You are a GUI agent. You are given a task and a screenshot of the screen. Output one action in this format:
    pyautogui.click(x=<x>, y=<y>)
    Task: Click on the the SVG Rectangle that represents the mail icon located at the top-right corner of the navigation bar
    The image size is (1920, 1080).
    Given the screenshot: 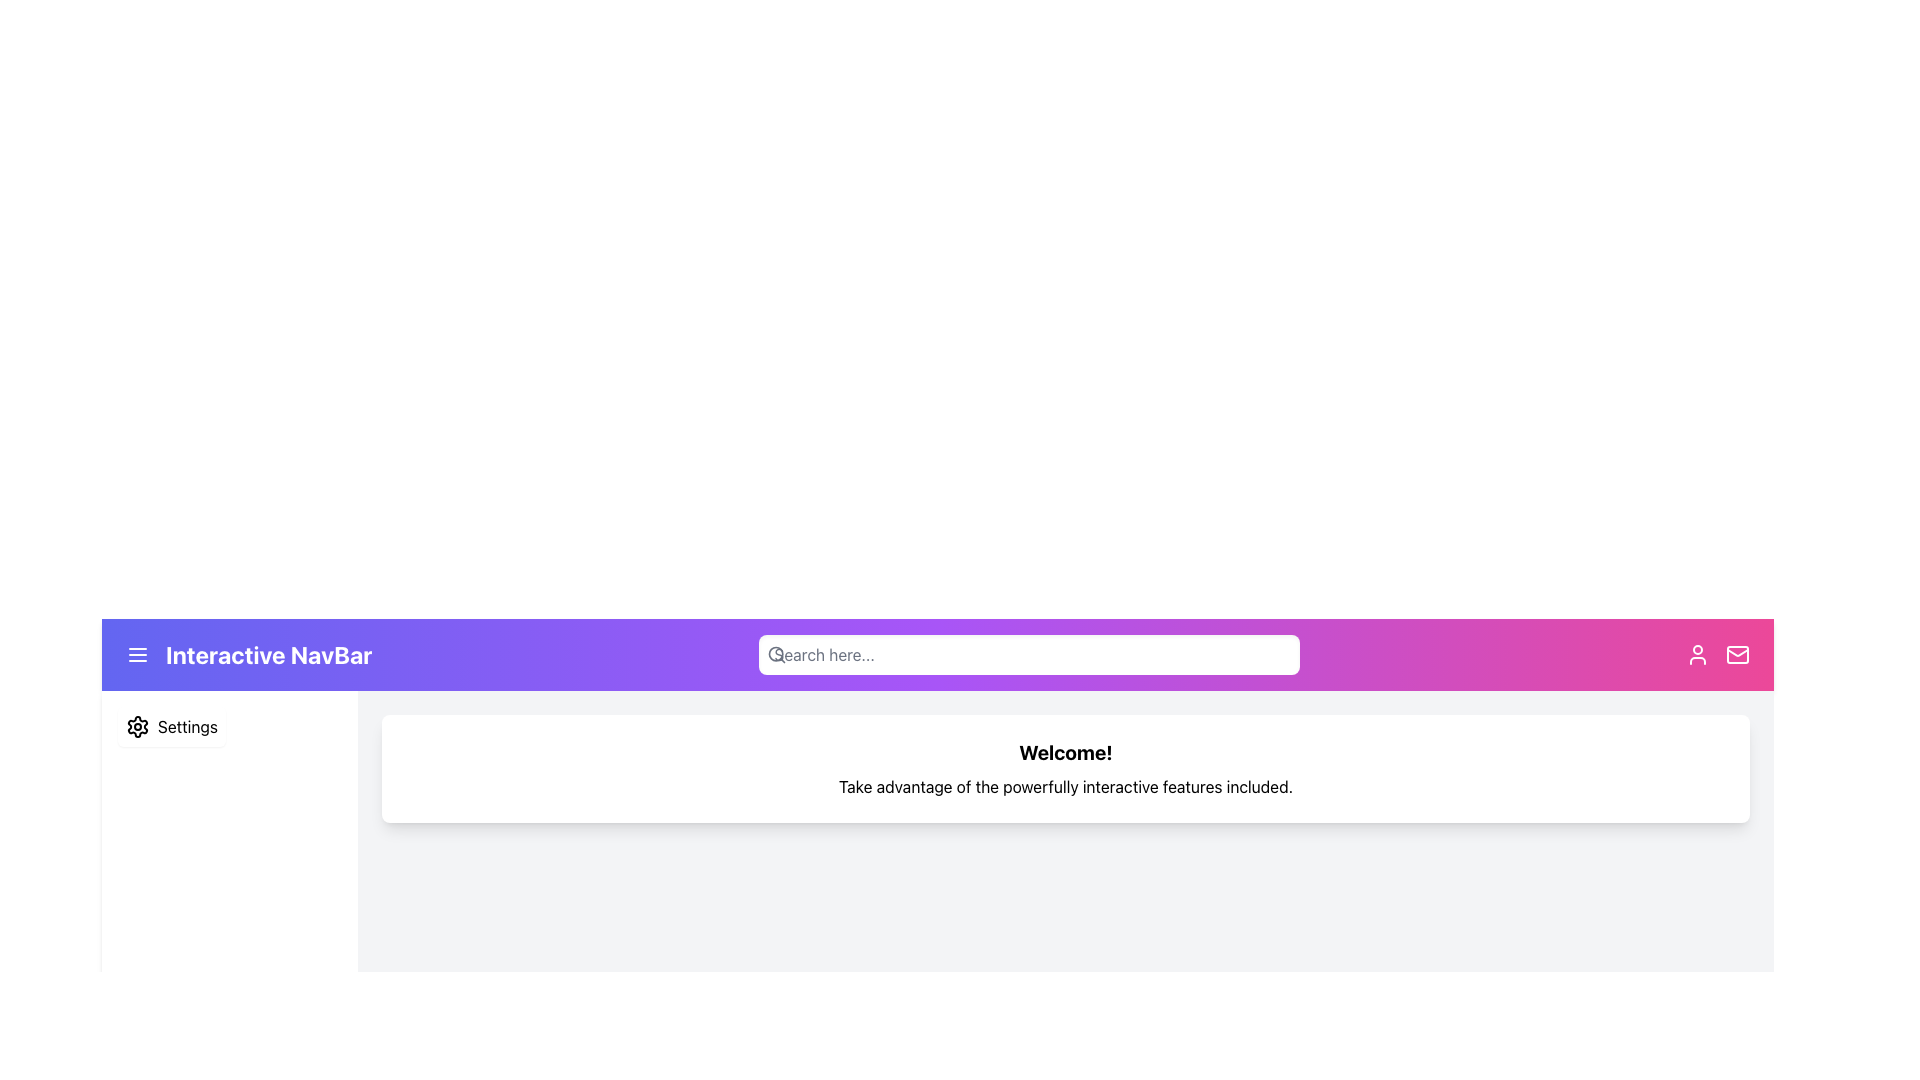 What is the action you would take?
    pyautogui.click(x=1736, y=655)
    